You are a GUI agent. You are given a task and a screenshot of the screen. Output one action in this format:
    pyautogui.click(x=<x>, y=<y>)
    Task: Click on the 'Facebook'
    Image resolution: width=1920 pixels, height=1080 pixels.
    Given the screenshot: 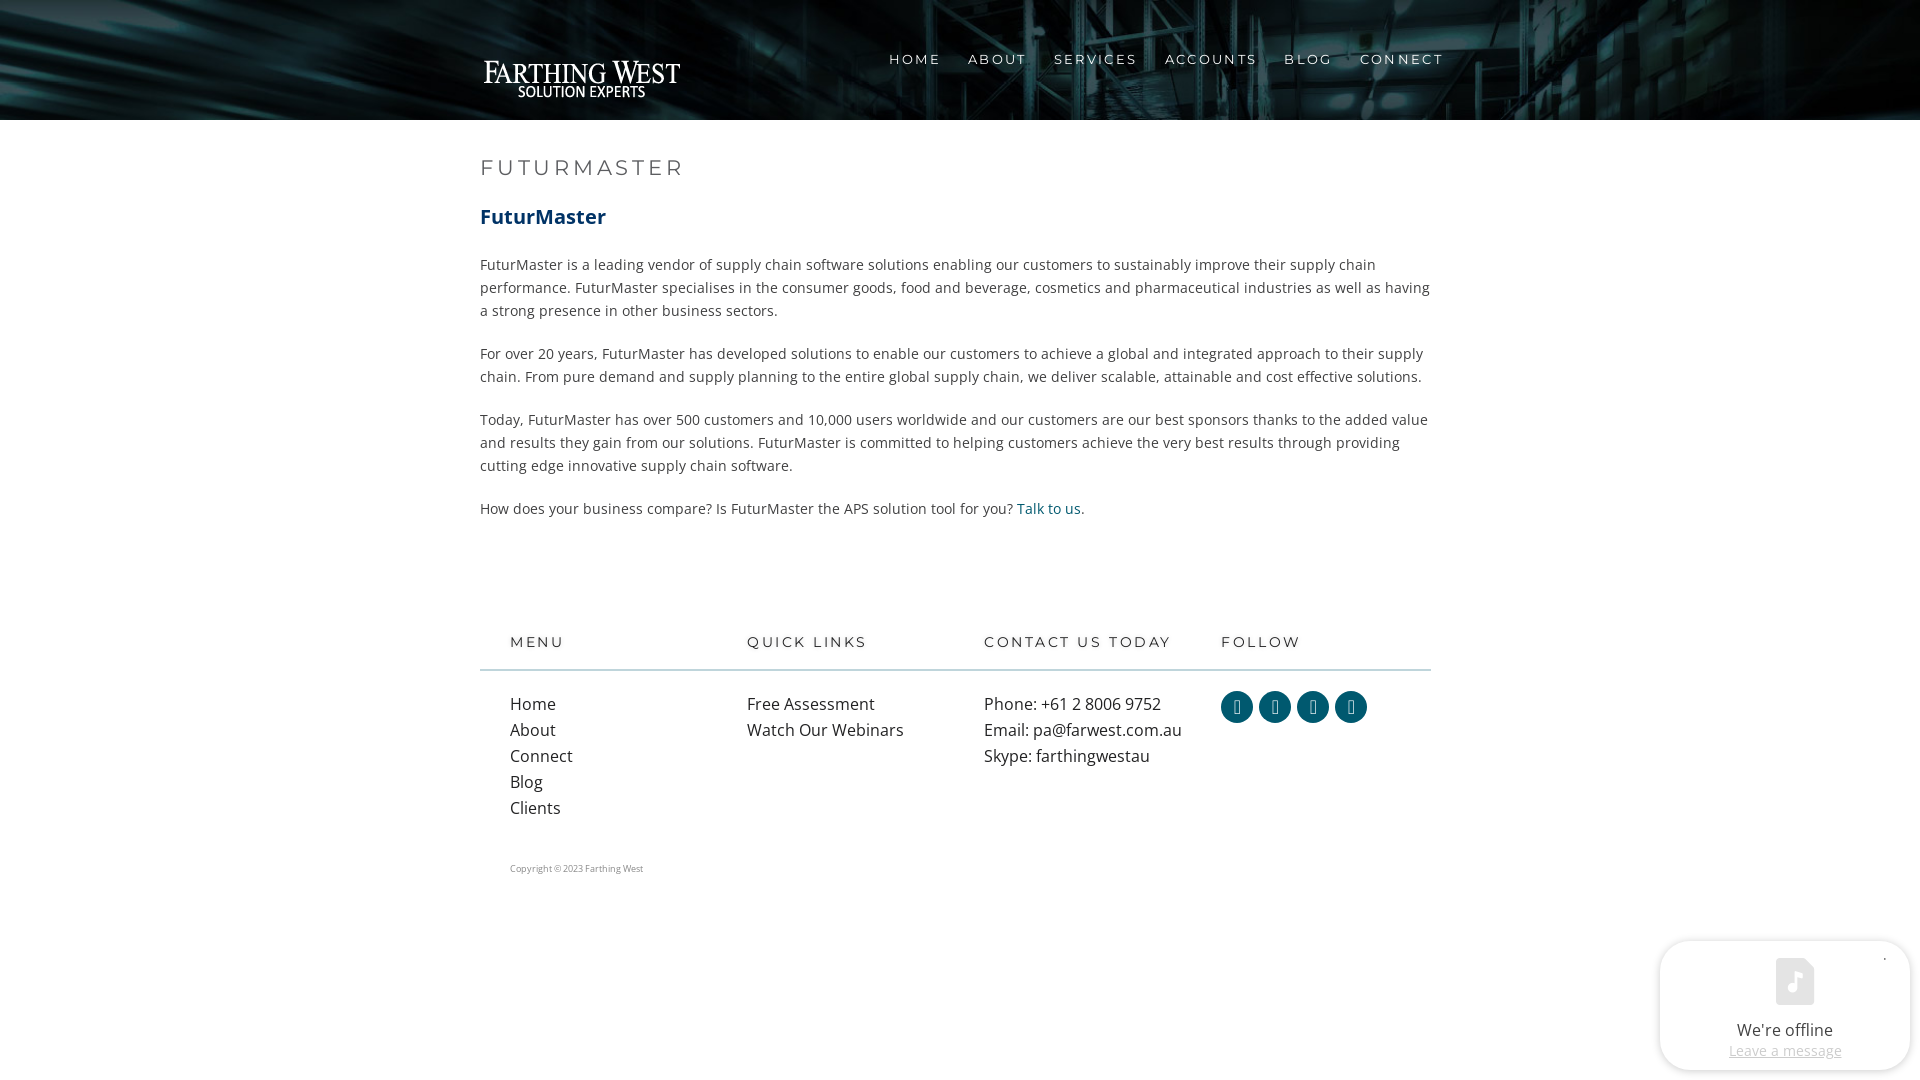 What is the action you would take?
    pyautogui.click(x=1274, y=705)
    